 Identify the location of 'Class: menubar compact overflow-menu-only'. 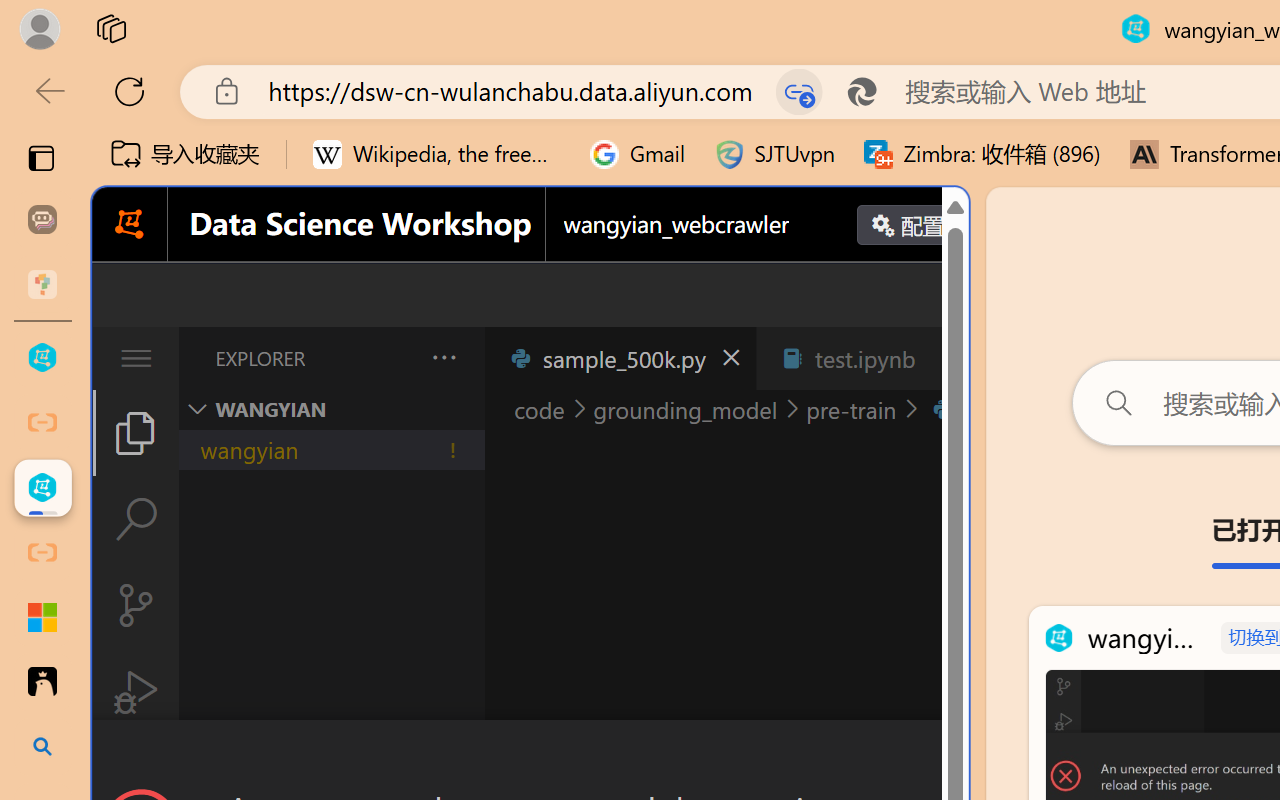
(134, 358).